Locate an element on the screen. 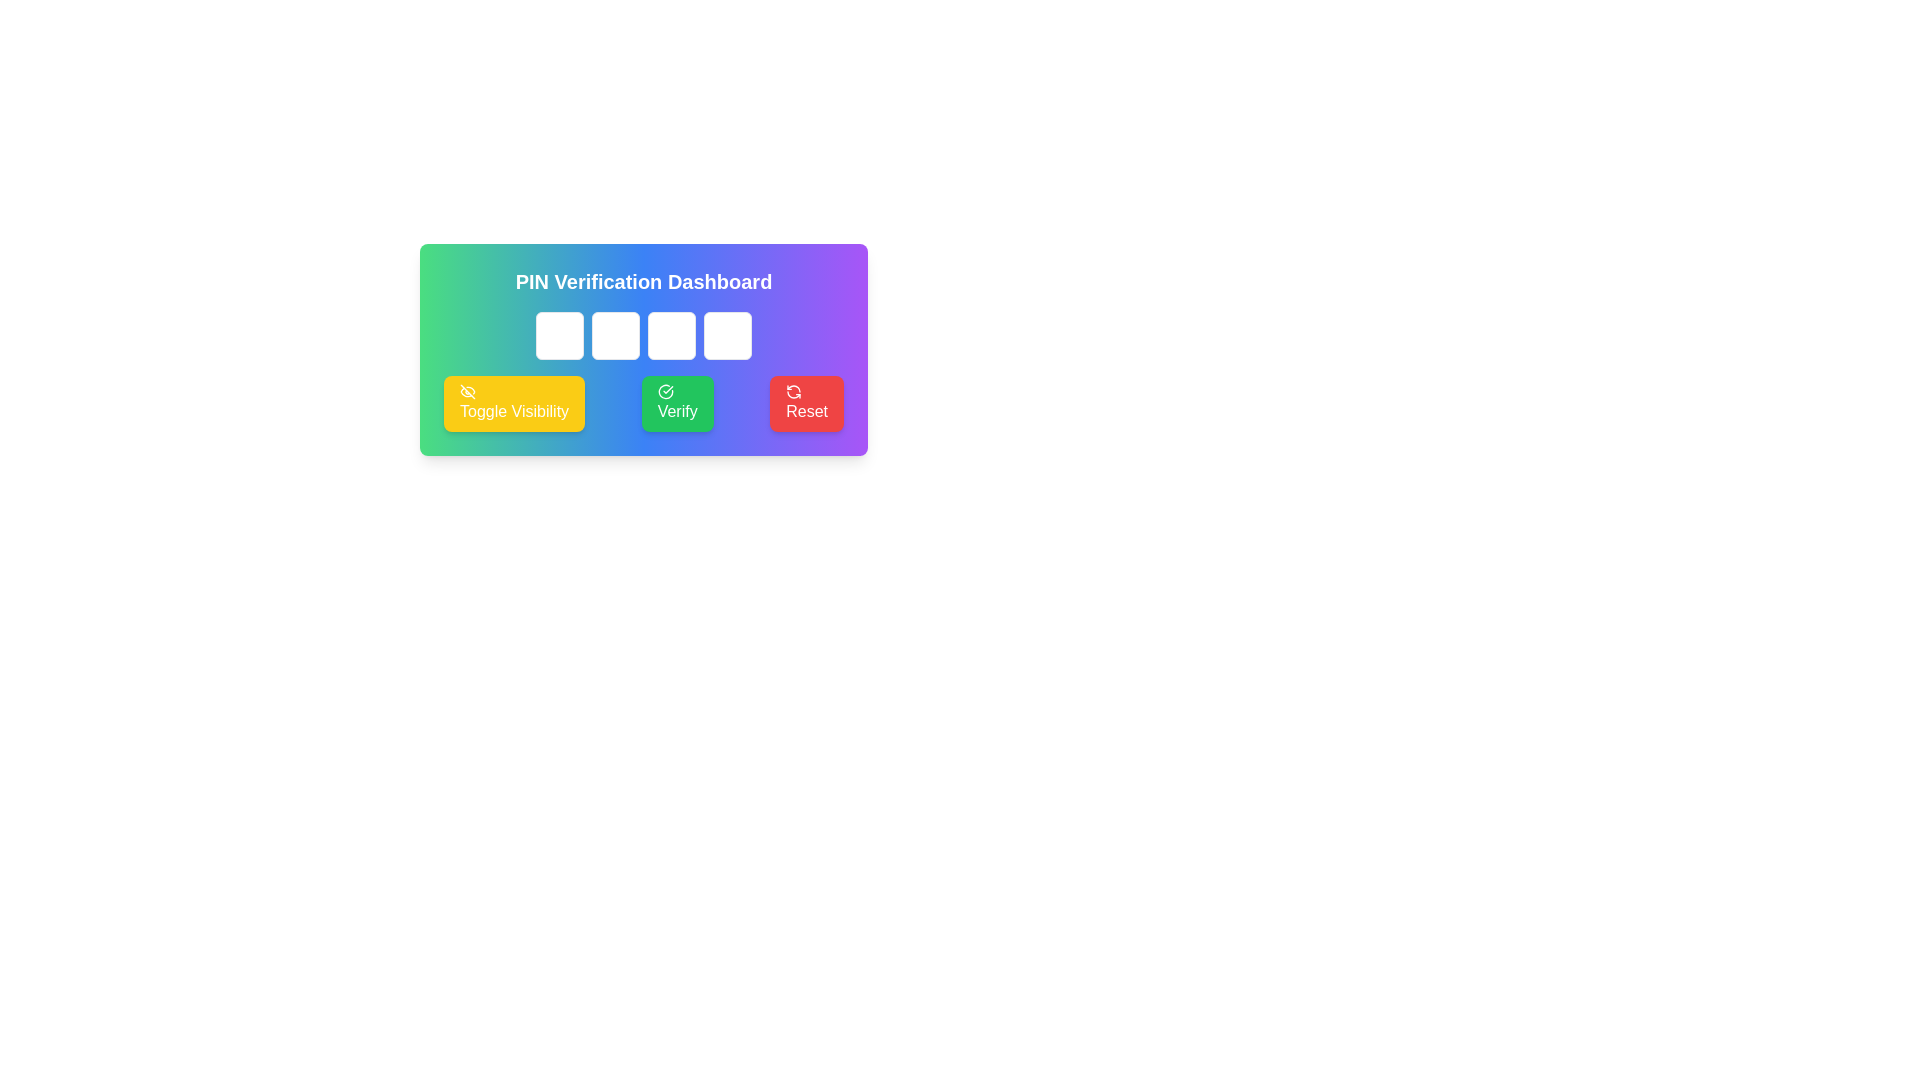 Image resolution: width=1920 pixels, height=1080 pixels. the 'Verify' button located centrally at the bottom of the 'PIN Verification Dashboard' panel to confirm or validate the entered PIN is located at coordinates (643, 404).